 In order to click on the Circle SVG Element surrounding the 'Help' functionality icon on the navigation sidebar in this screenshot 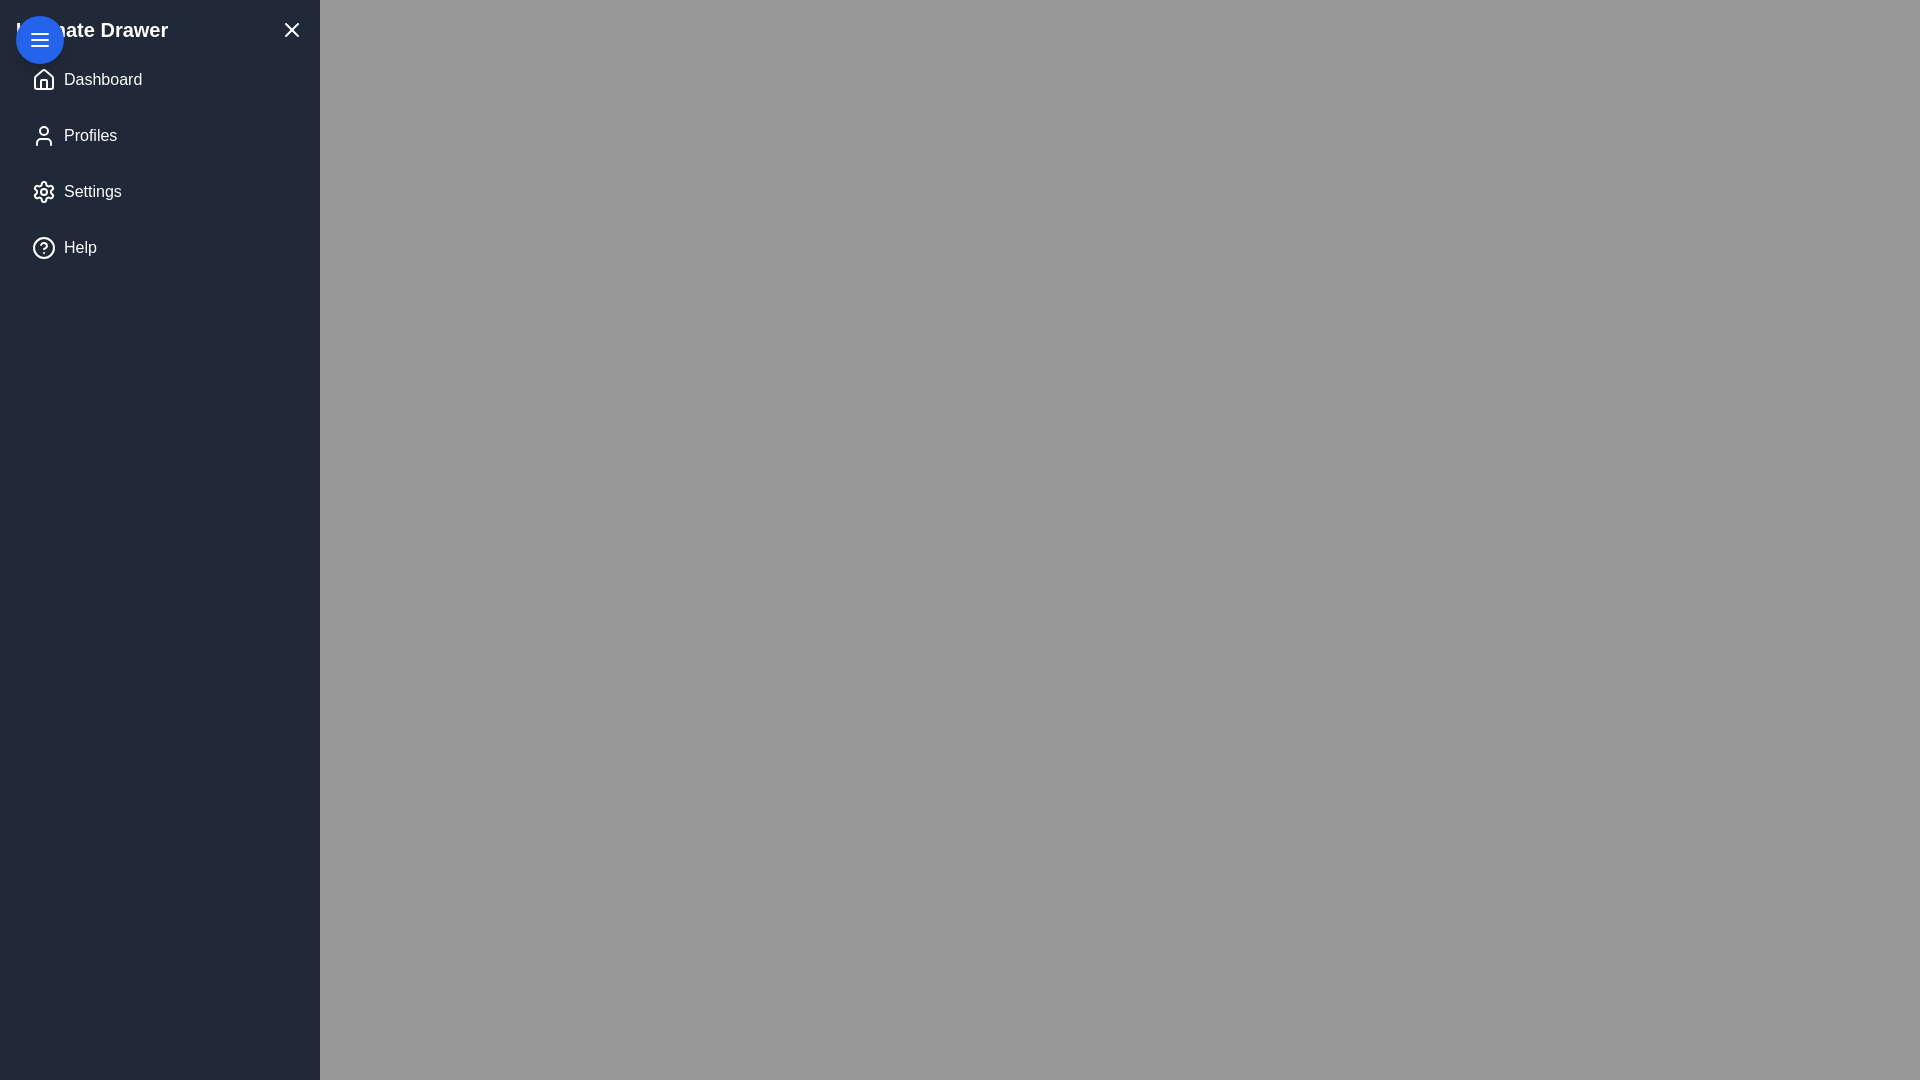, I will do `click(43, 246)`.